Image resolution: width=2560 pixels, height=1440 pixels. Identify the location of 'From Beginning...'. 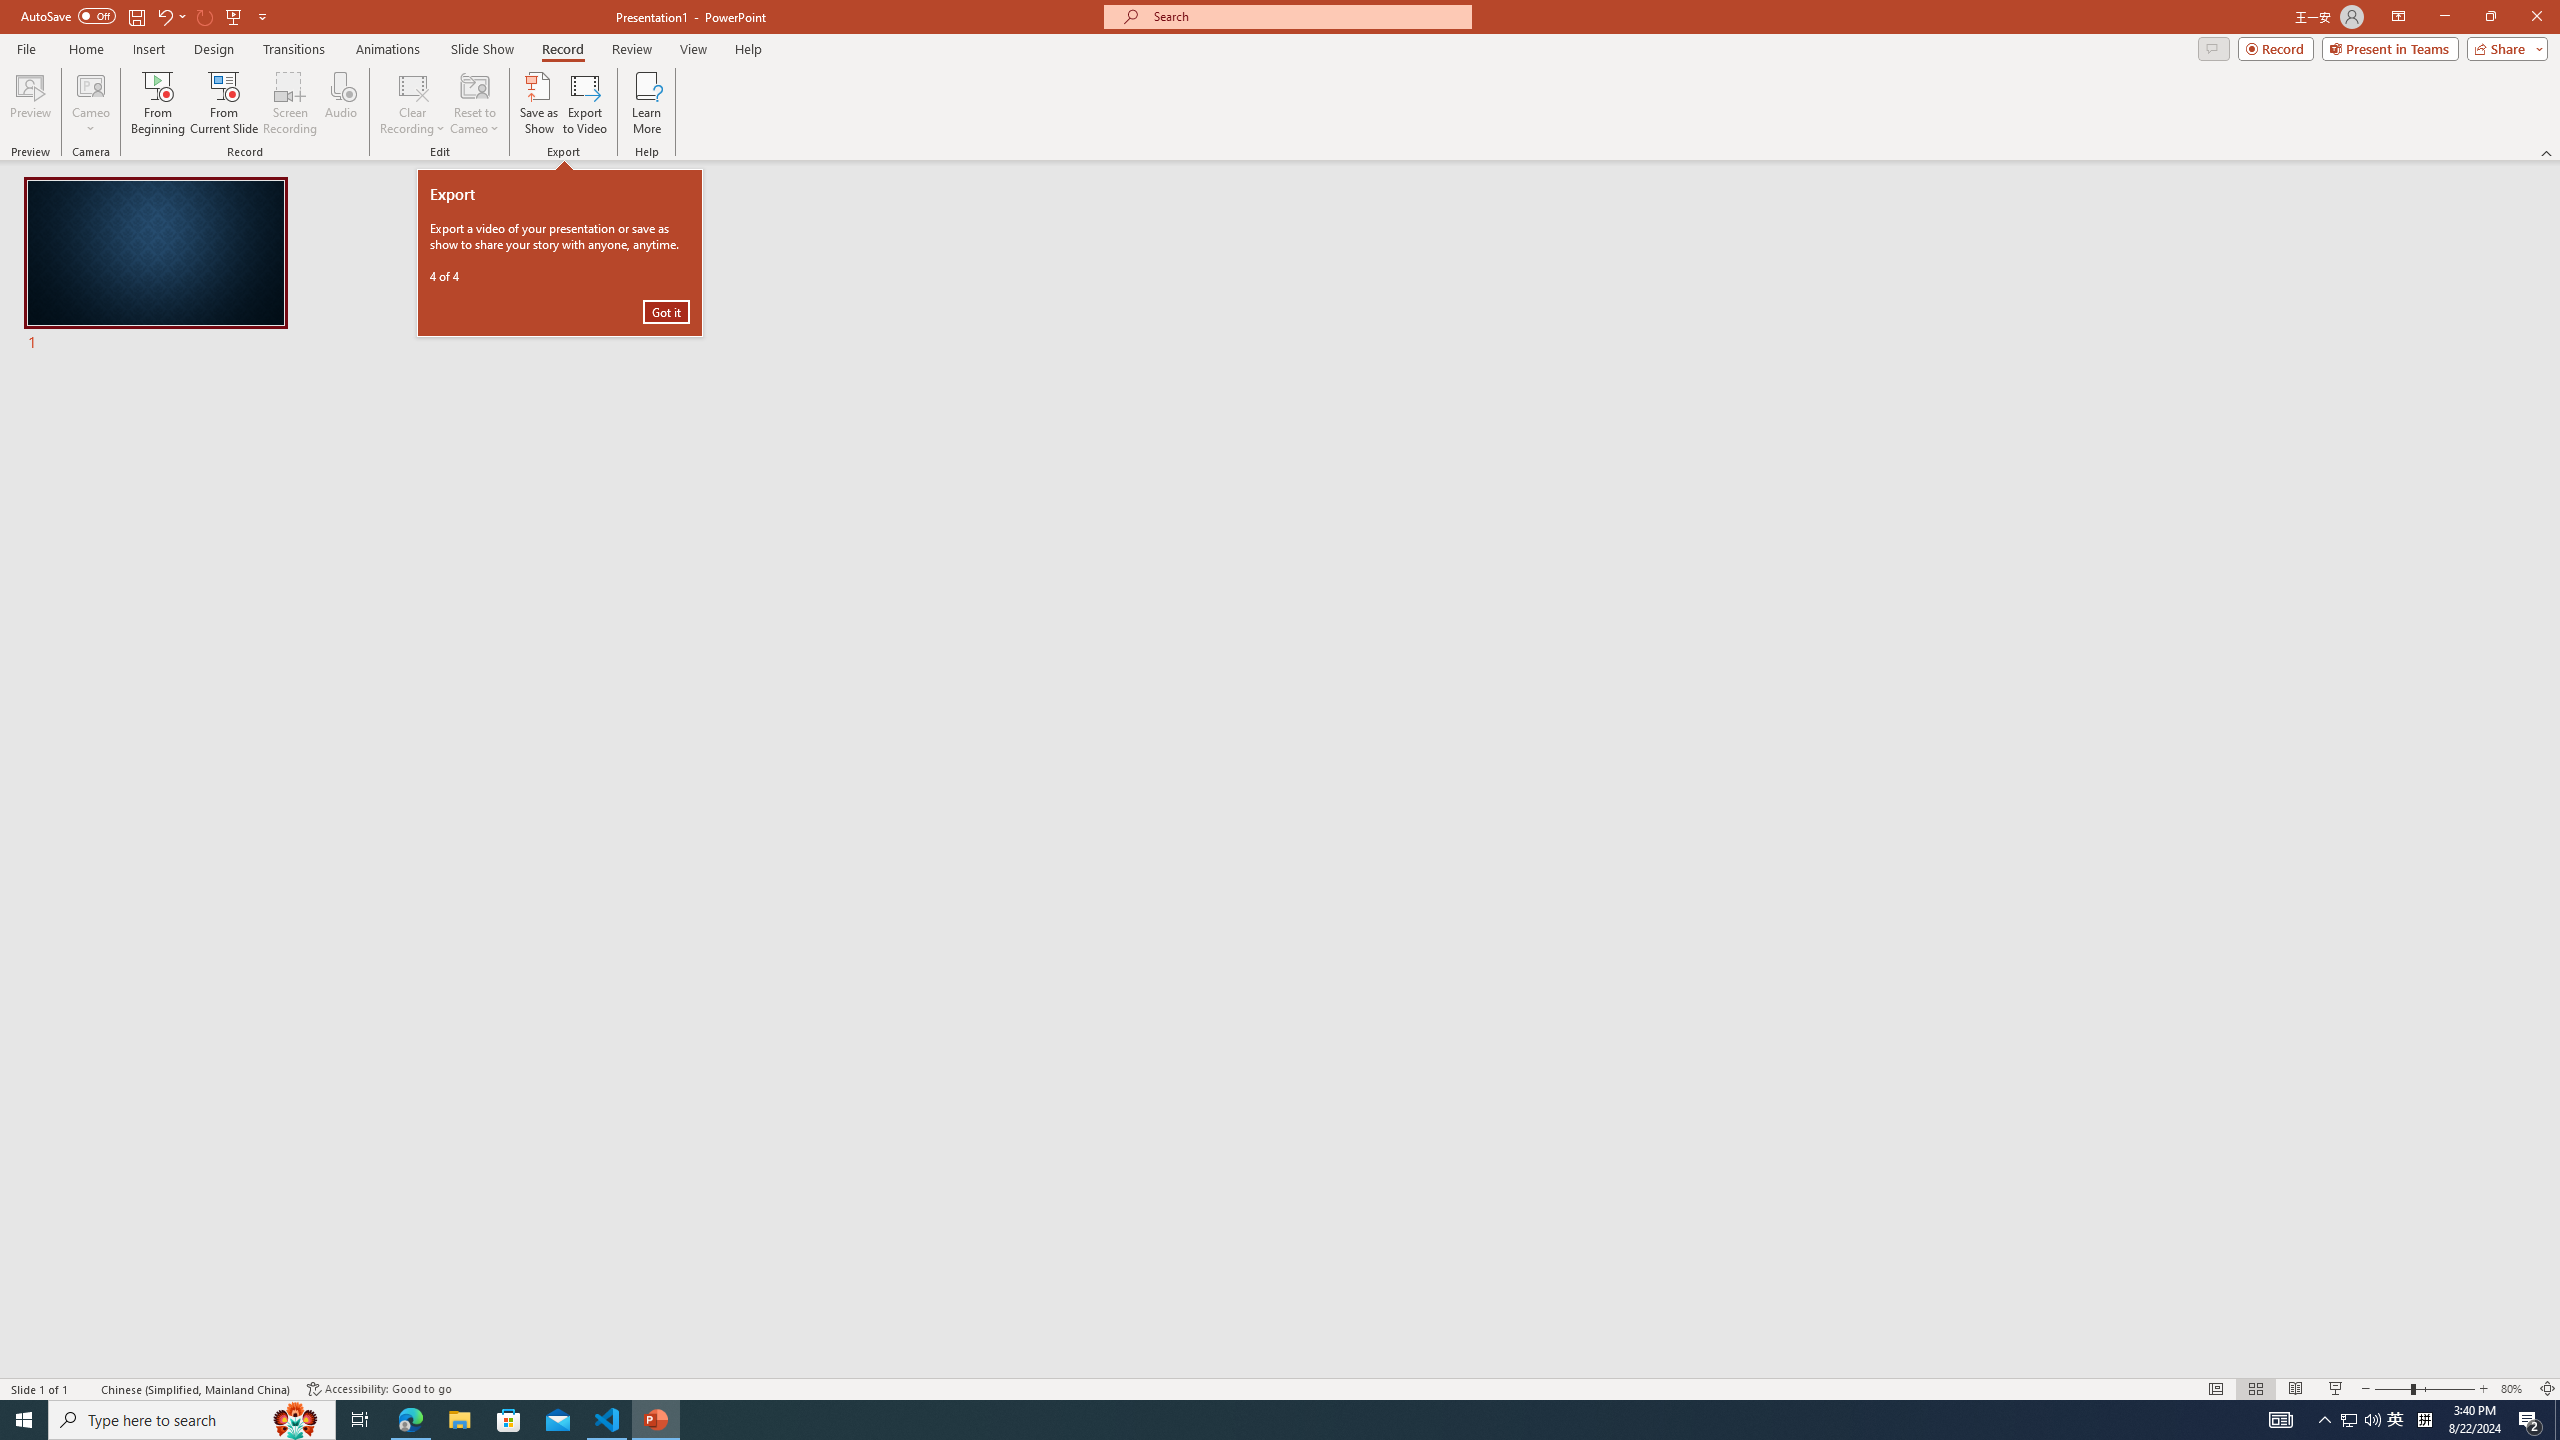
(156, 103).